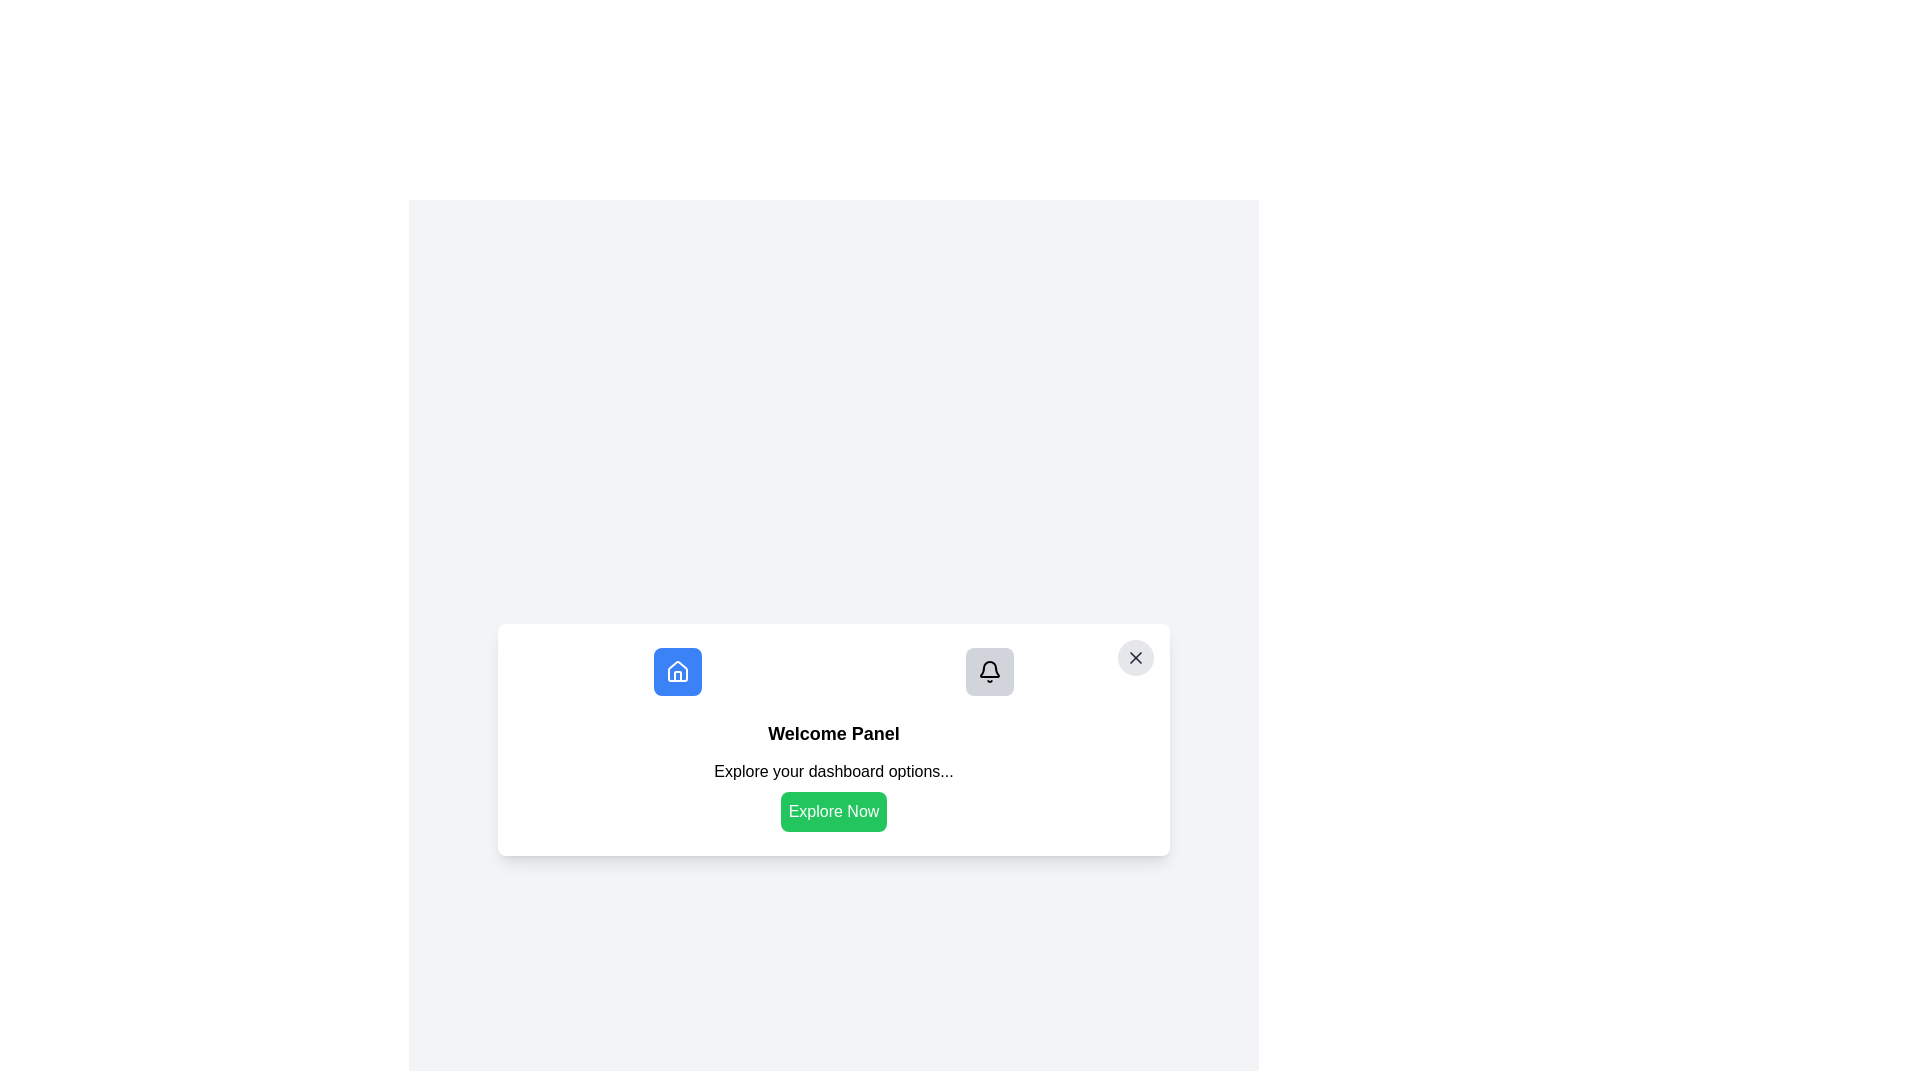 The width and height of the screenshot is (1920, 1080). Describe the element at coordinates (834, 740) in the screenshot. I see `information presented in the modal window titled 'Welcome Panel', which contains a subtitle 'Explore your dashboard options...' and a green button labeled 'Explore Now'` at that location.